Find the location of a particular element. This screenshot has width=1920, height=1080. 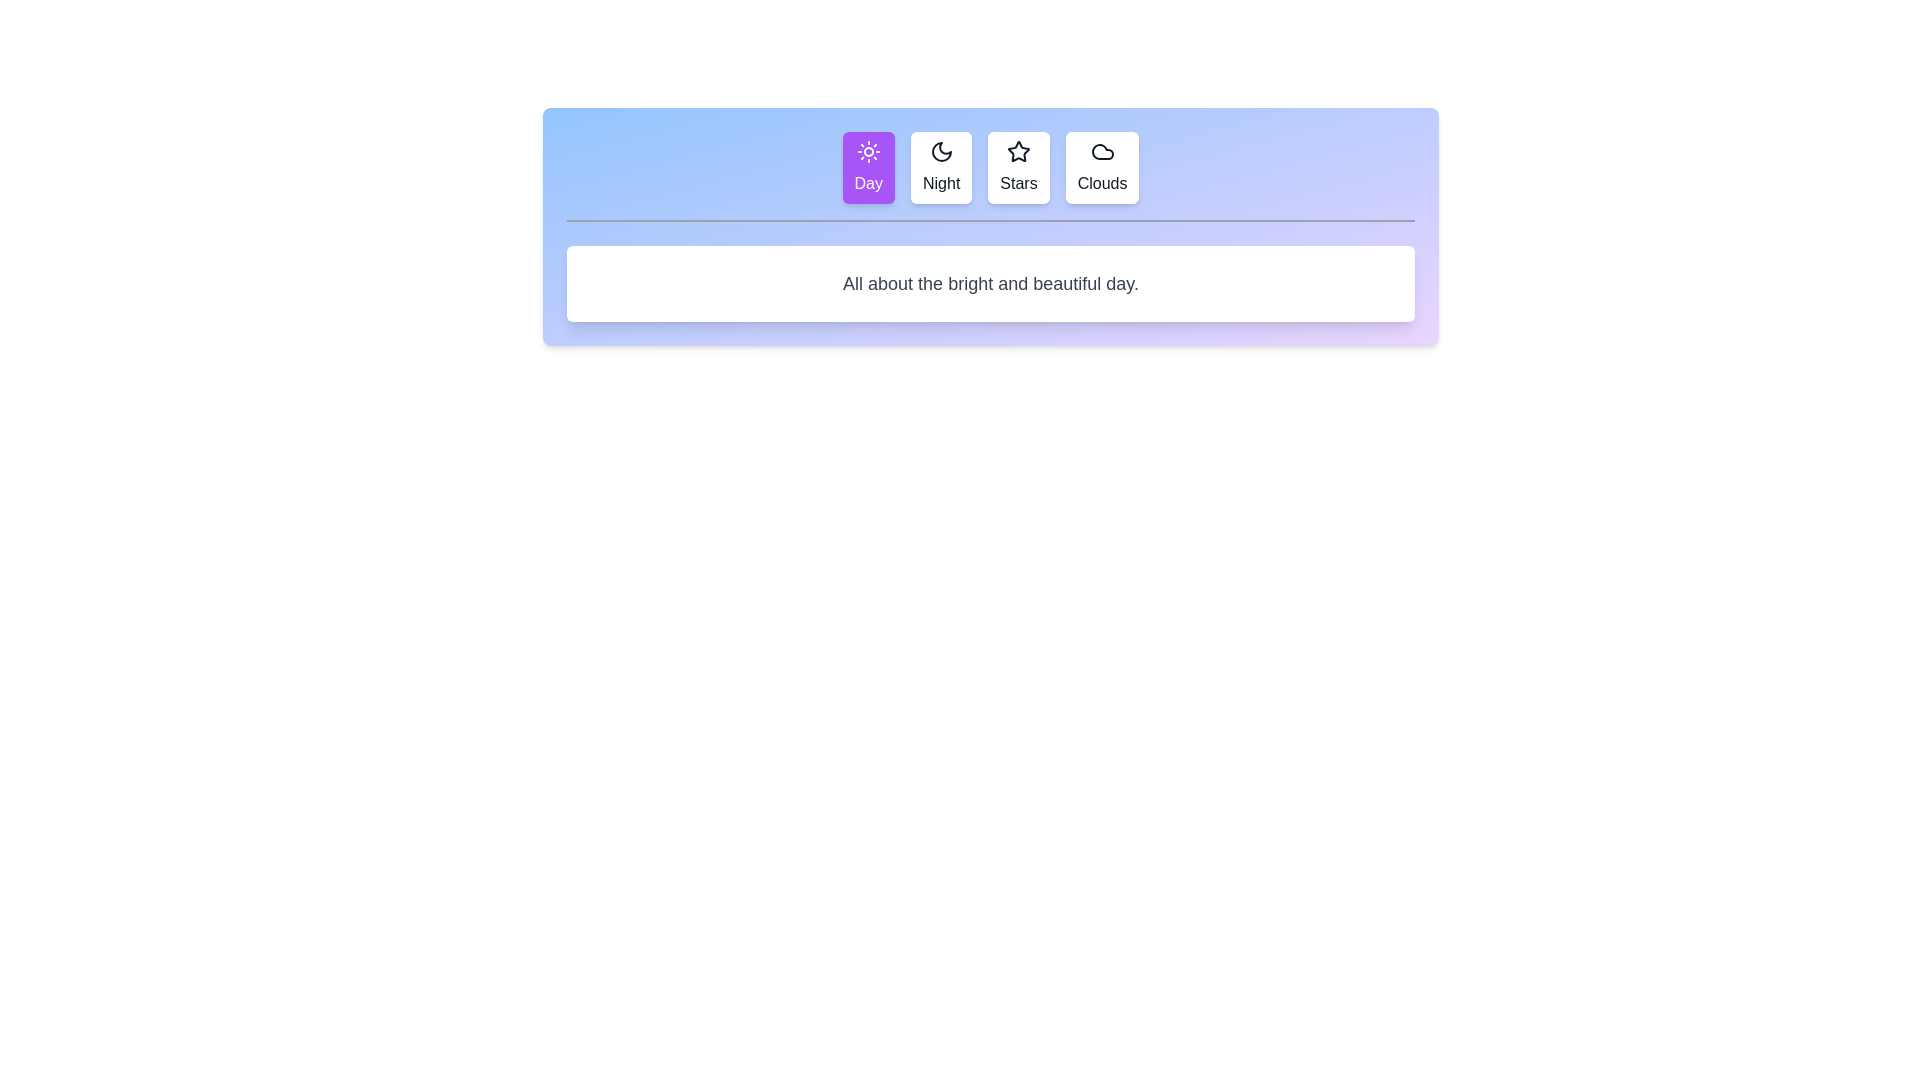

the tab labeled Clouds is located at coordinates (1101, 167).